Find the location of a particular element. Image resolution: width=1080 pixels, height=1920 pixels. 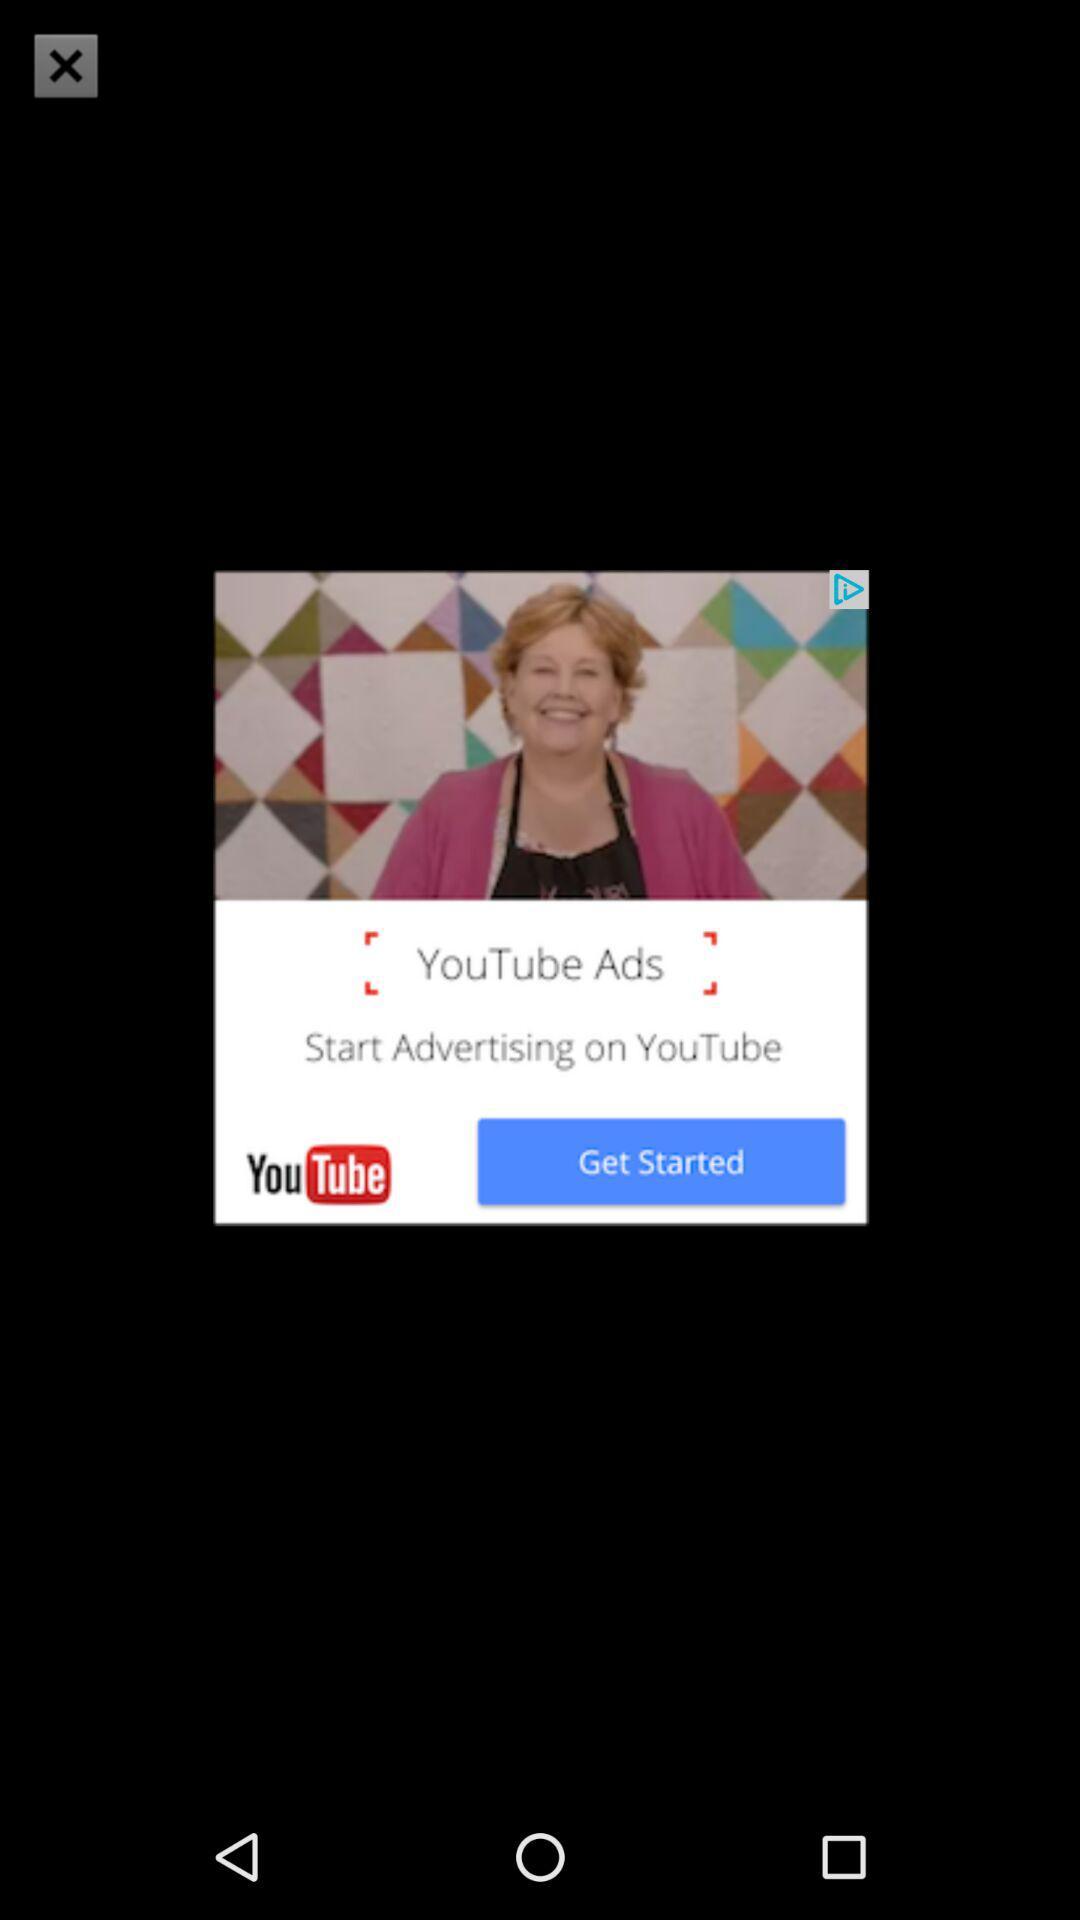

the close icon is located at coordinates (64, 70).